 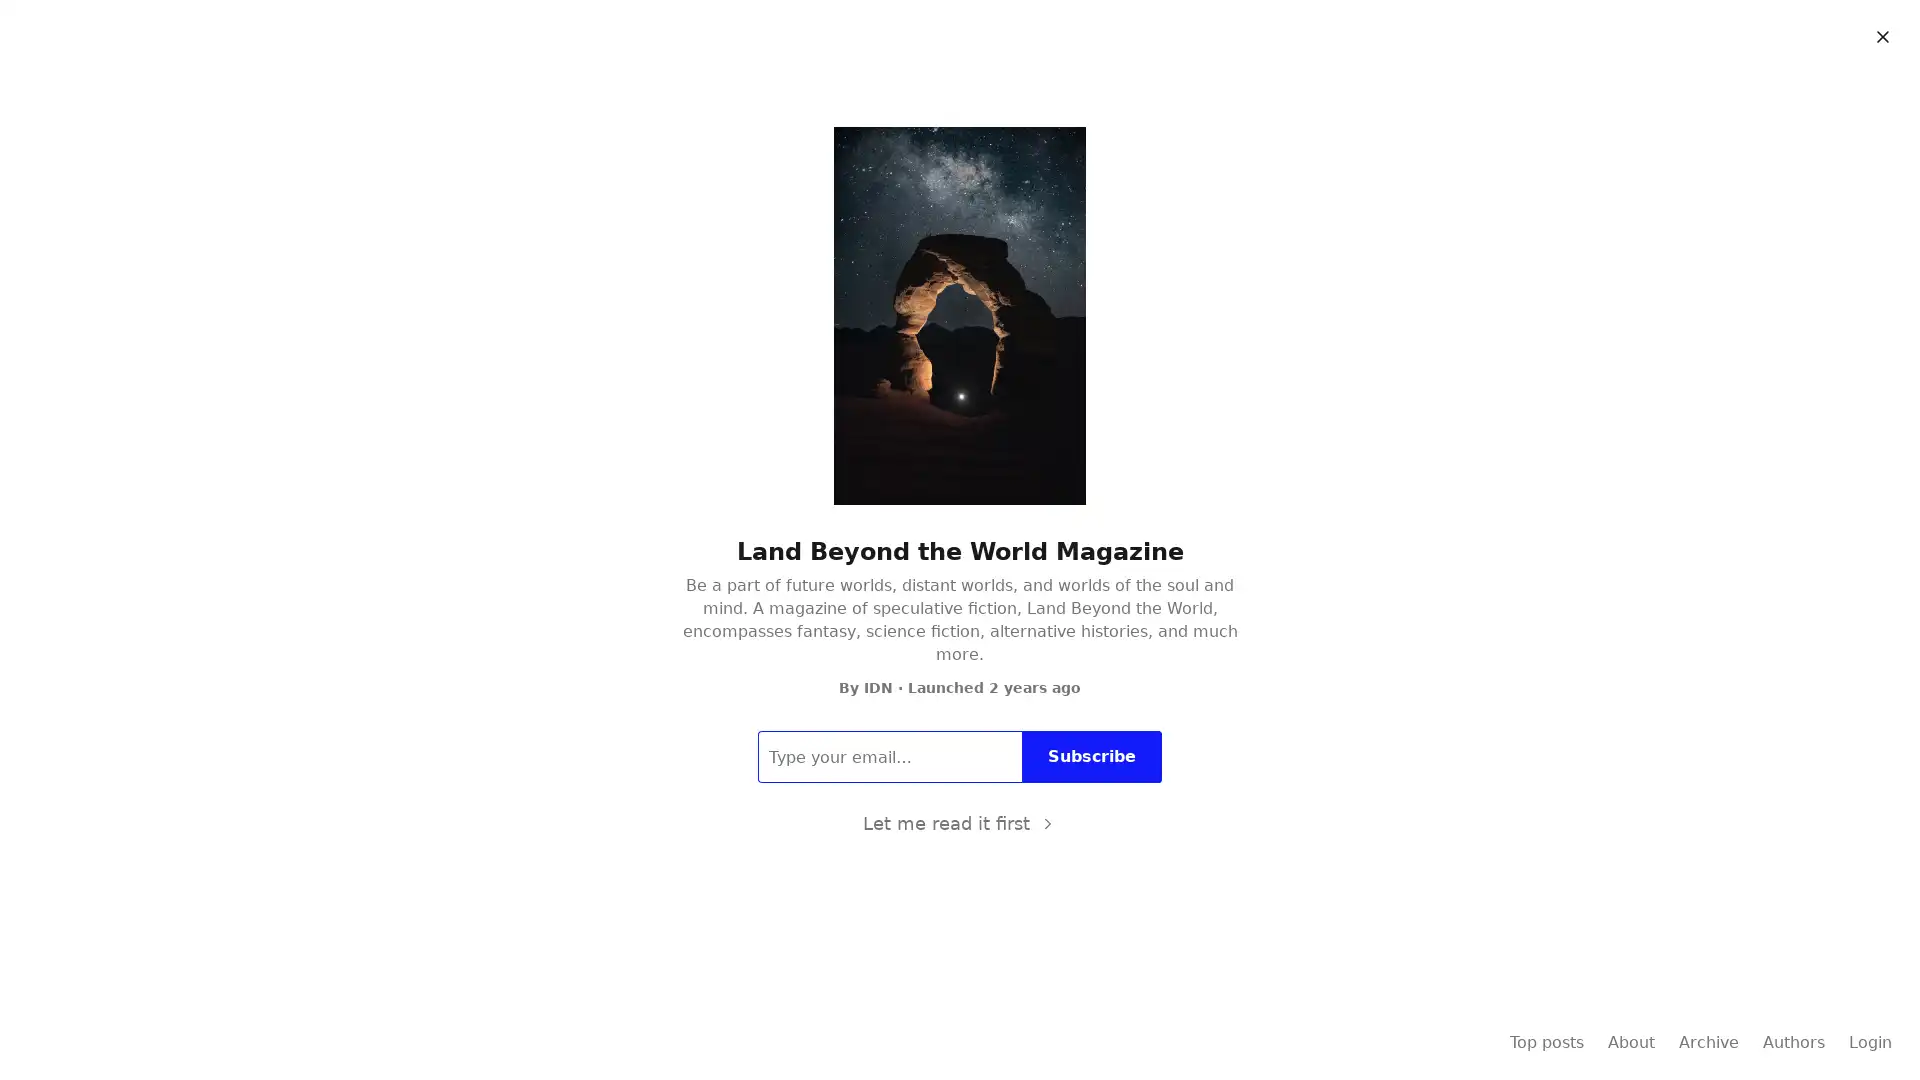 I want to click on Sign in, so click(x=1864, y=31).